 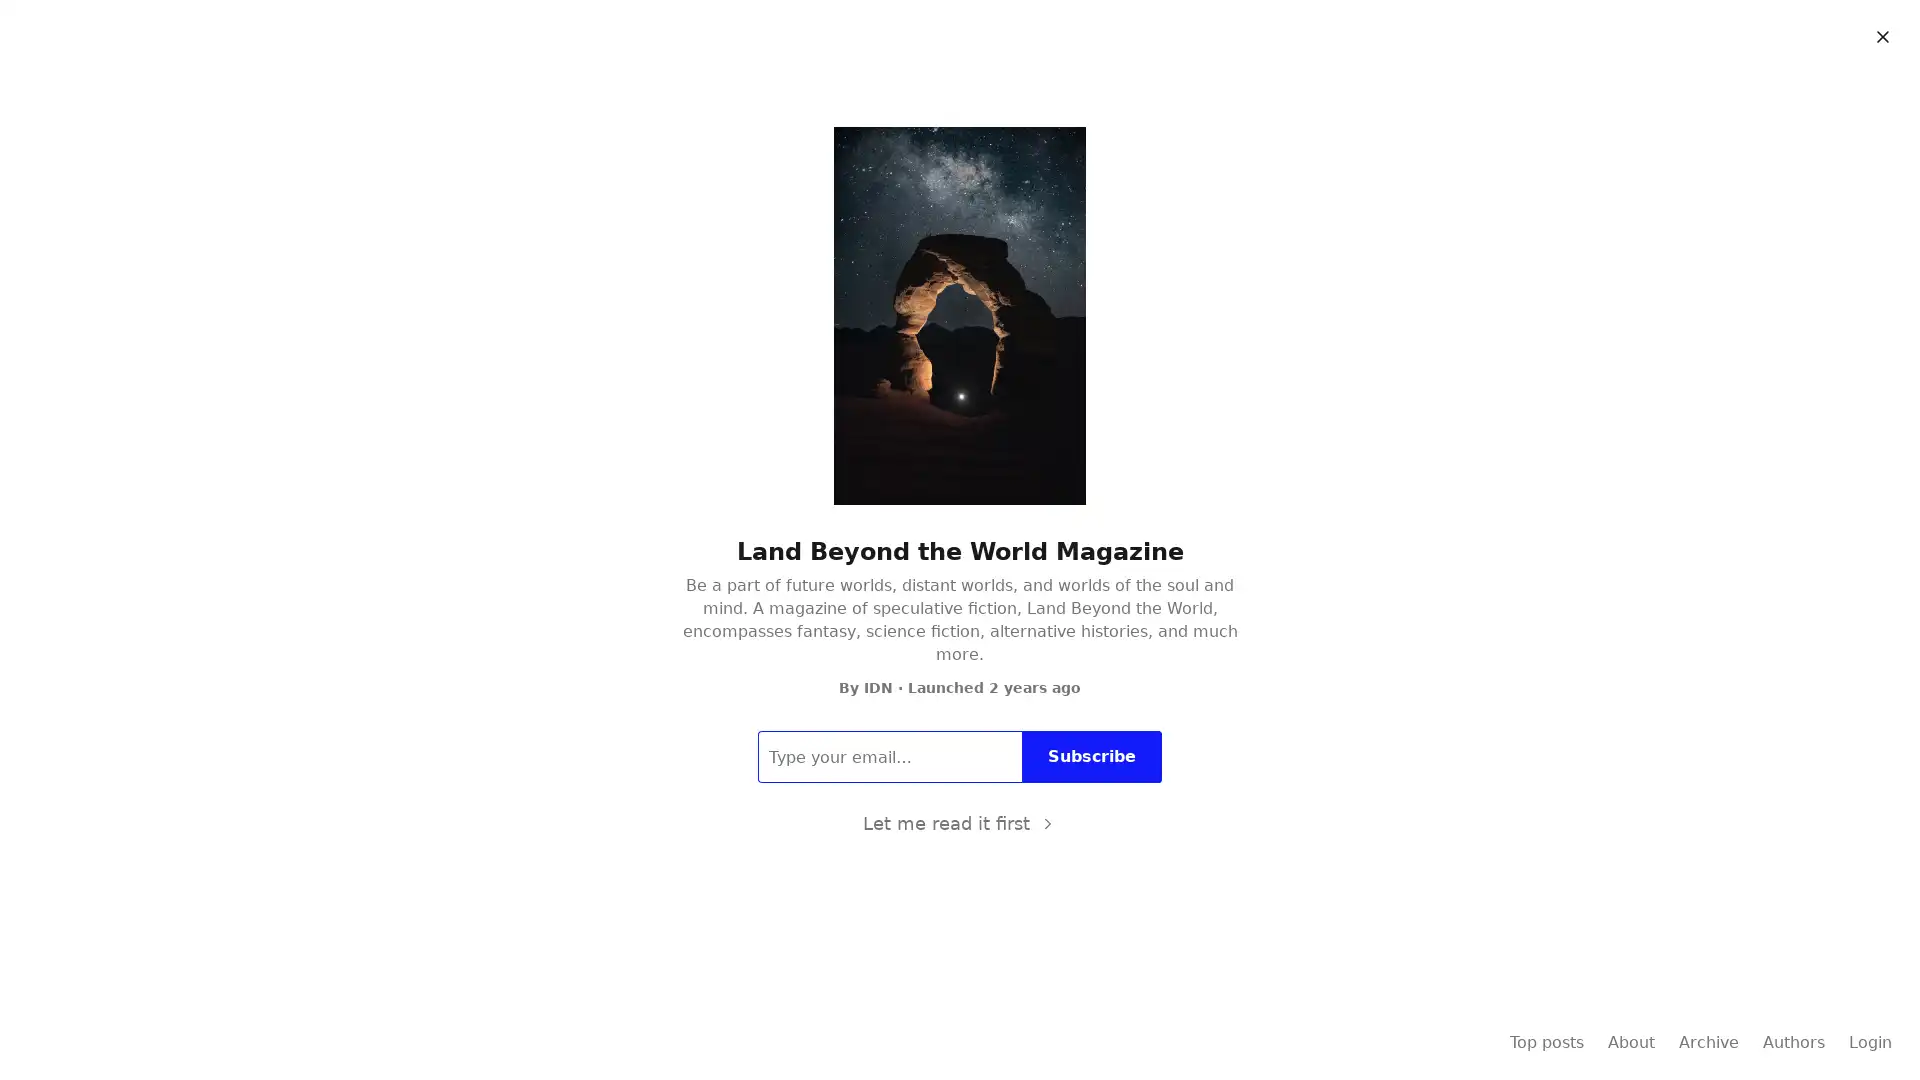 I want to click on Sign in, so click(x=1864, y=31).